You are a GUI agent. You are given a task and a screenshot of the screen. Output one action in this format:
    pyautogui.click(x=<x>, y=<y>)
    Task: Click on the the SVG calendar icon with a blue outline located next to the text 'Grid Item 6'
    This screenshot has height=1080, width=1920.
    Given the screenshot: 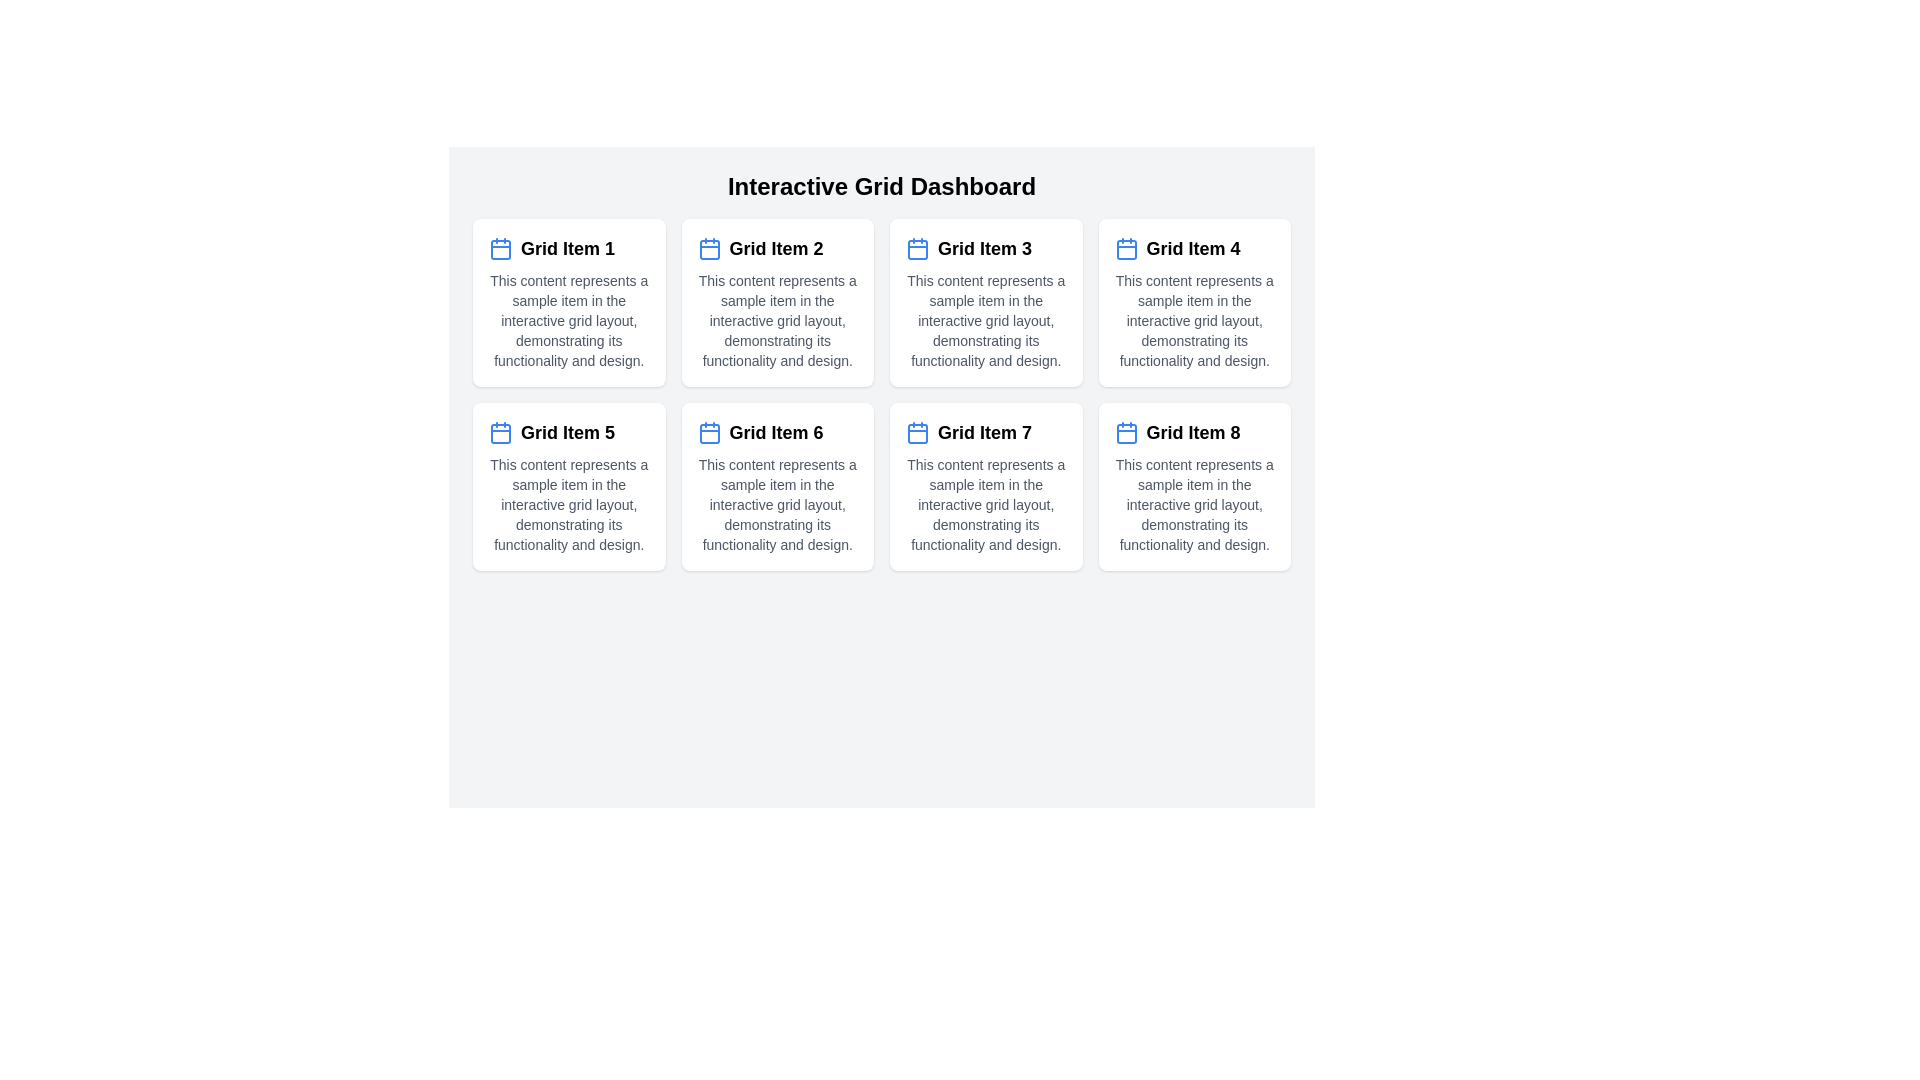 What is the action you would take?
    pyautogui.click(x=709, y=431)
    